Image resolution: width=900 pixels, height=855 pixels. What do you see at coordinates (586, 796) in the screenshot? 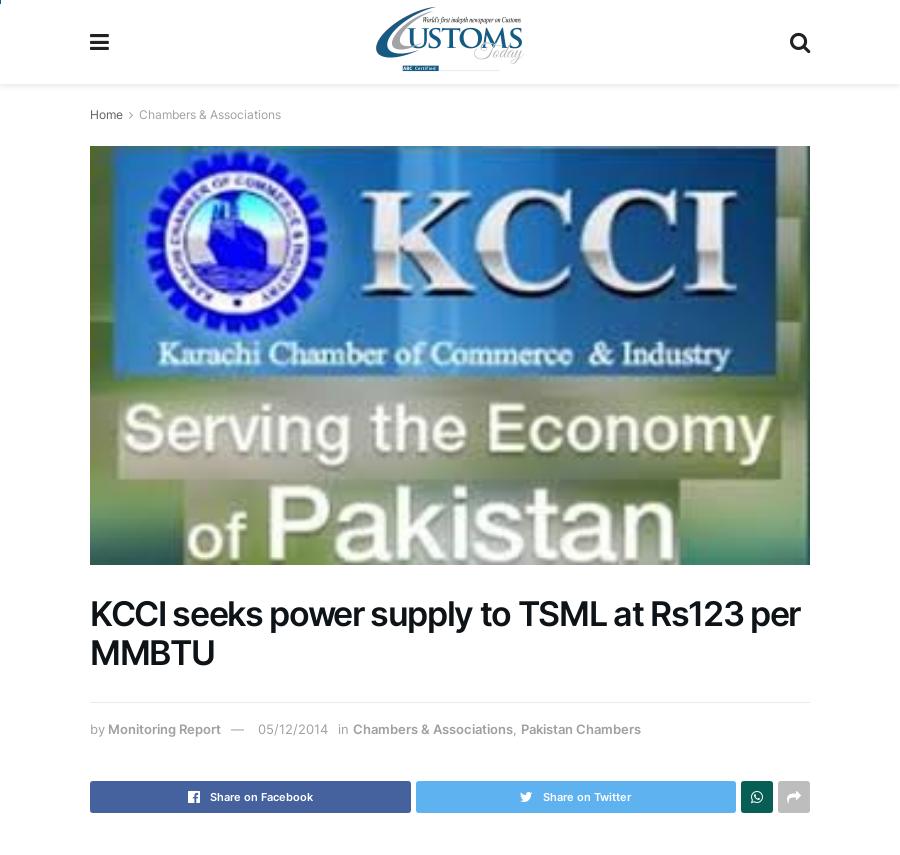
I see `'Share on Twitter'` at bounding box center [586, 796].